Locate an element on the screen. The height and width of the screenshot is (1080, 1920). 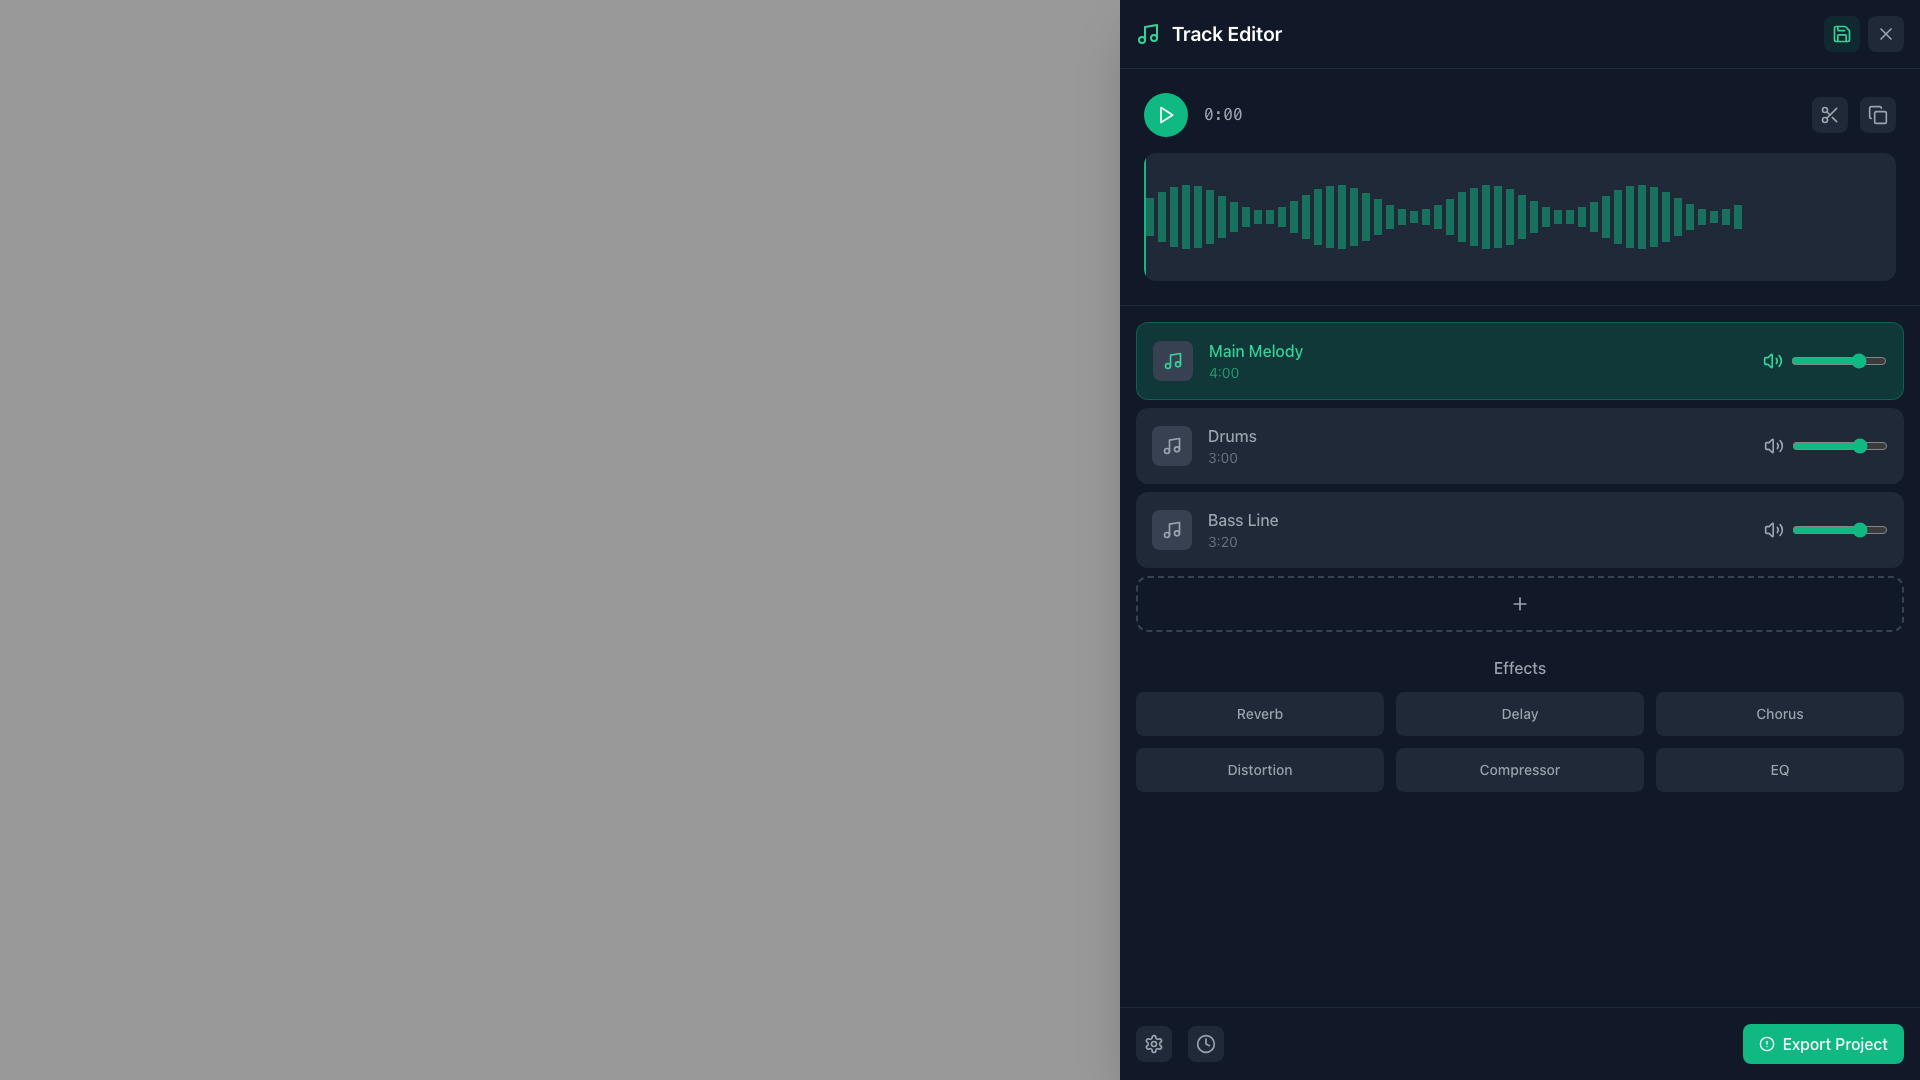
the speaker or volume-related icon located in the 'Drums' section of the track editor interface, positioned between the section label 'Drums: 3:00' and the slider control is located at coordinates (1774, 445).